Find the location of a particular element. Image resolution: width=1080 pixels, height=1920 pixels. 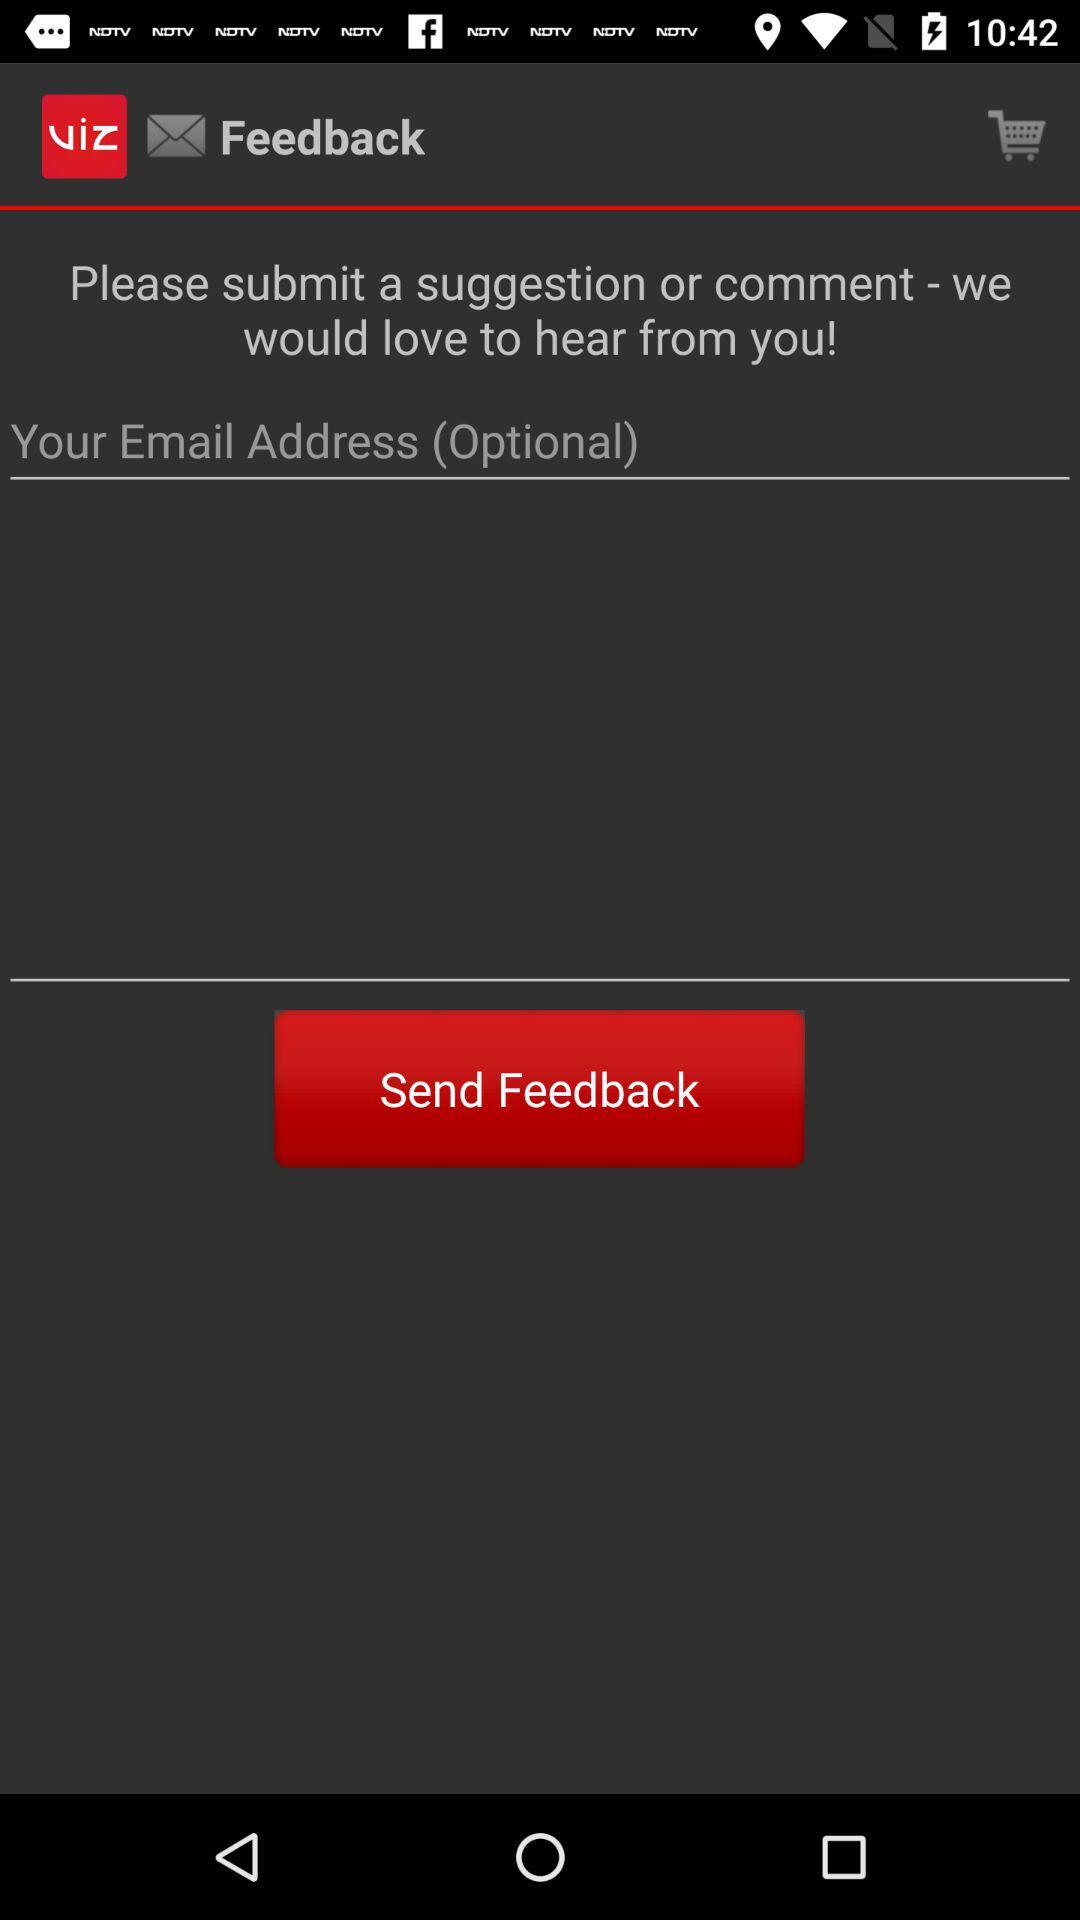

item to the right of the  feedback item is located at coordinates (1017, 135).